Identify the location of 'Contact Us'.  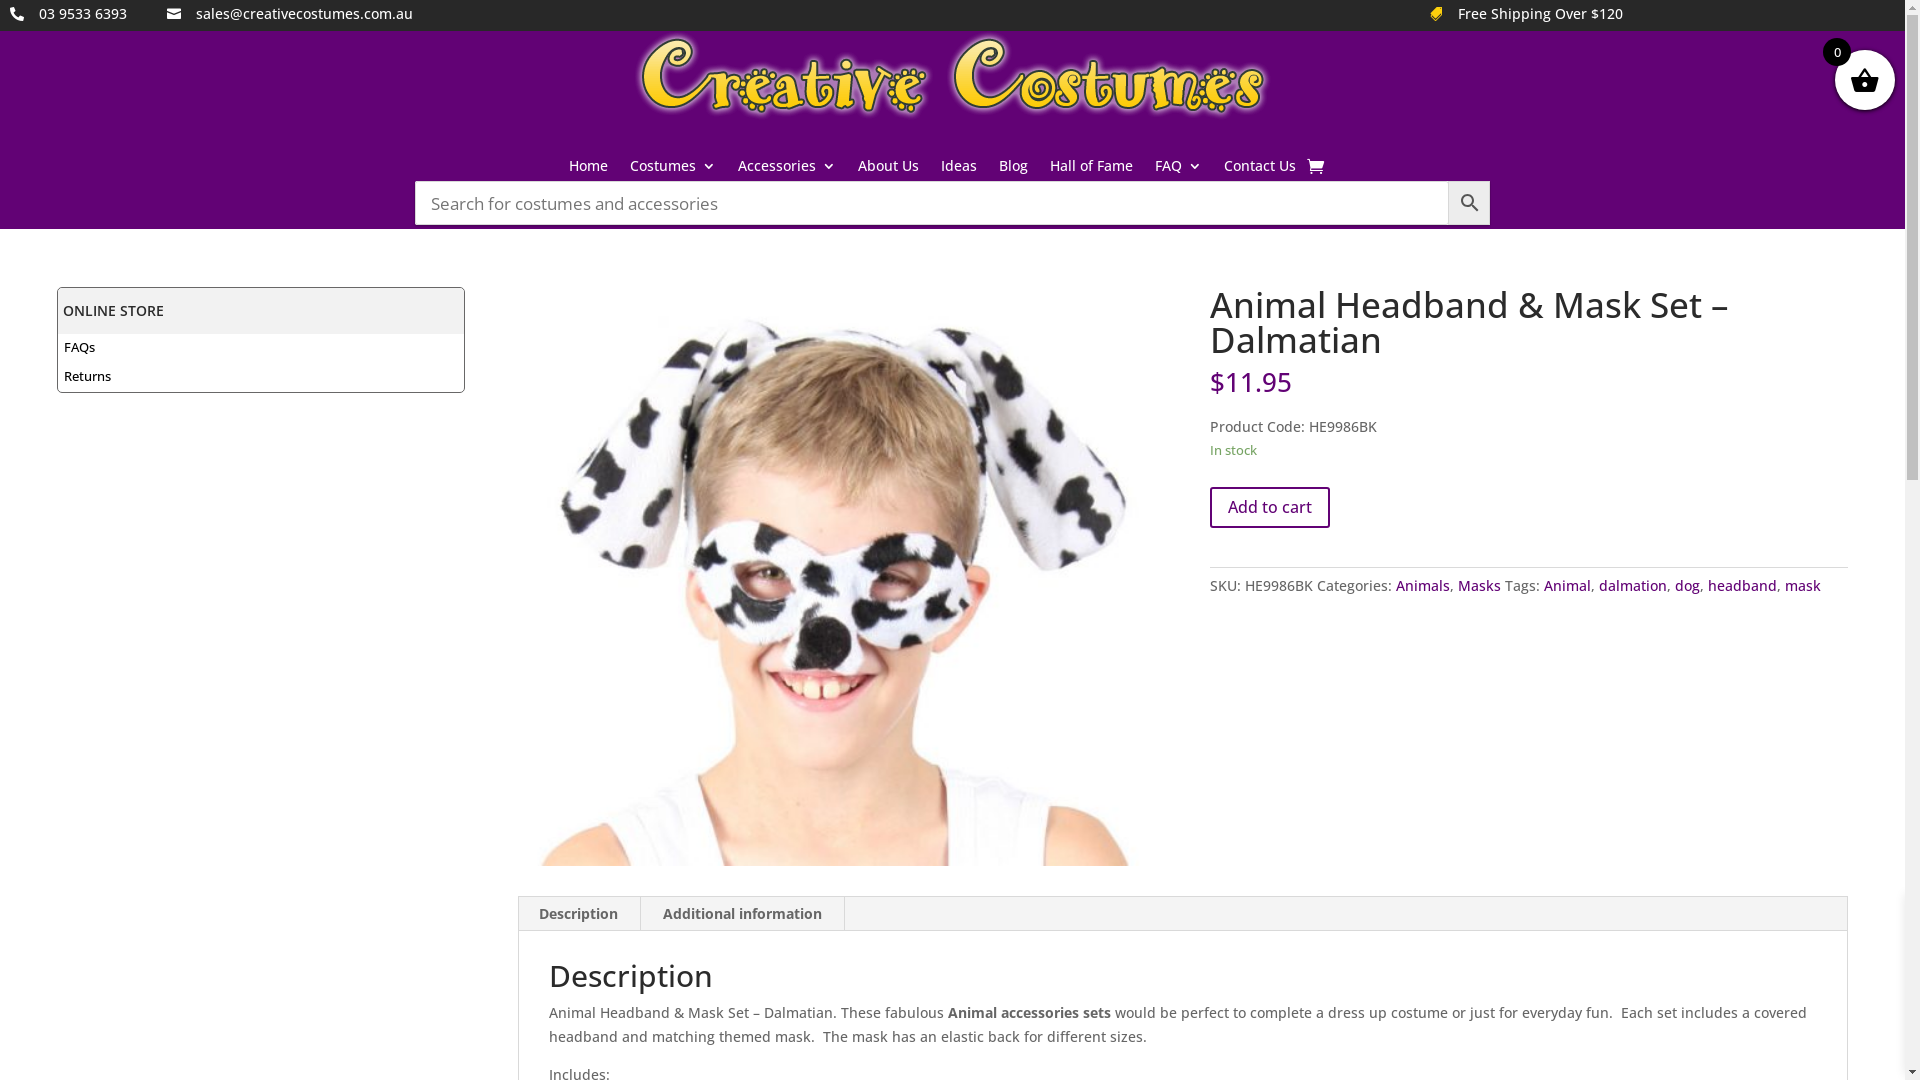
(1258, 168).